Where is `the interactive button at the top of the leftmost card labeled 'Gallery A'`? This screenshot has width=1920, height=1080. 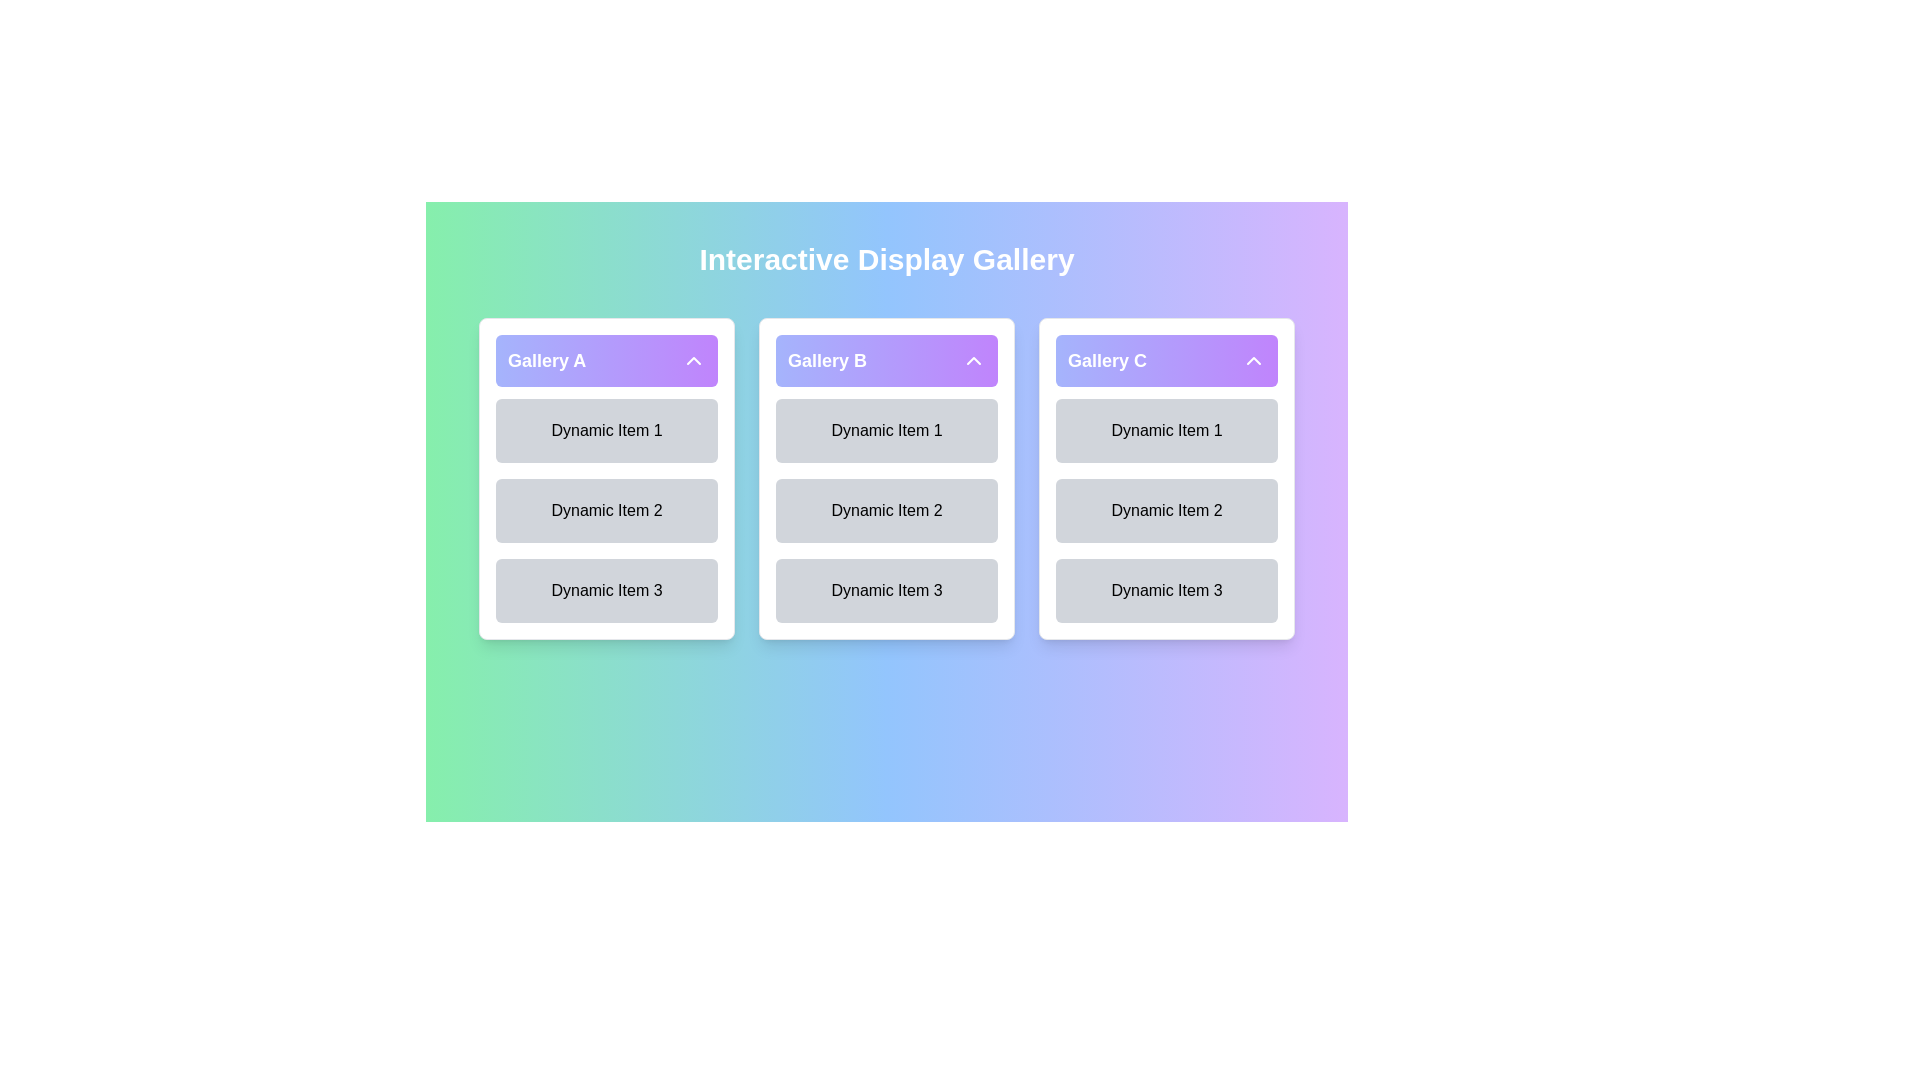 the interactive button at the top of the leftmost card labeled 'Gallery A' is located at coordinates (605, 361).